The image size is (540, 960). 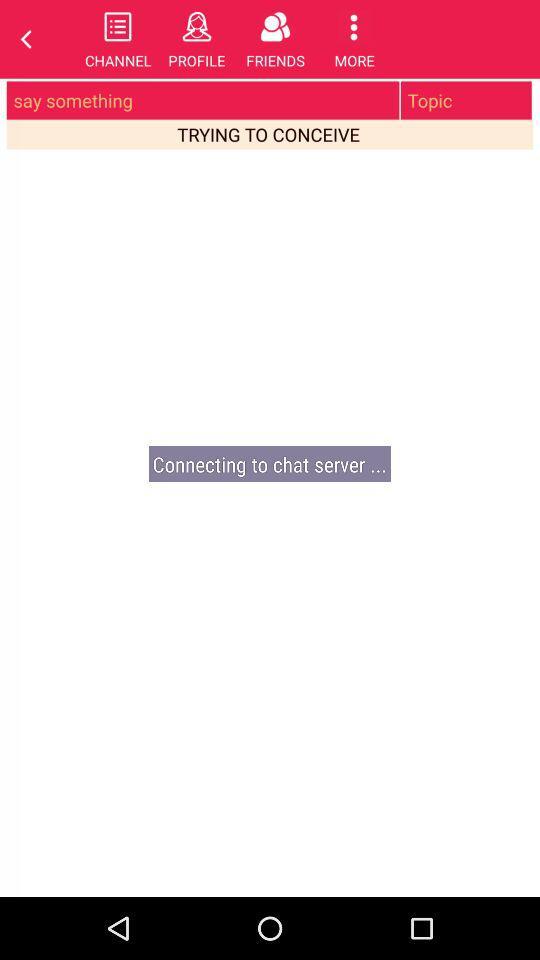 I want to click on the arrow_backward icon, so click(x=28, y=40).